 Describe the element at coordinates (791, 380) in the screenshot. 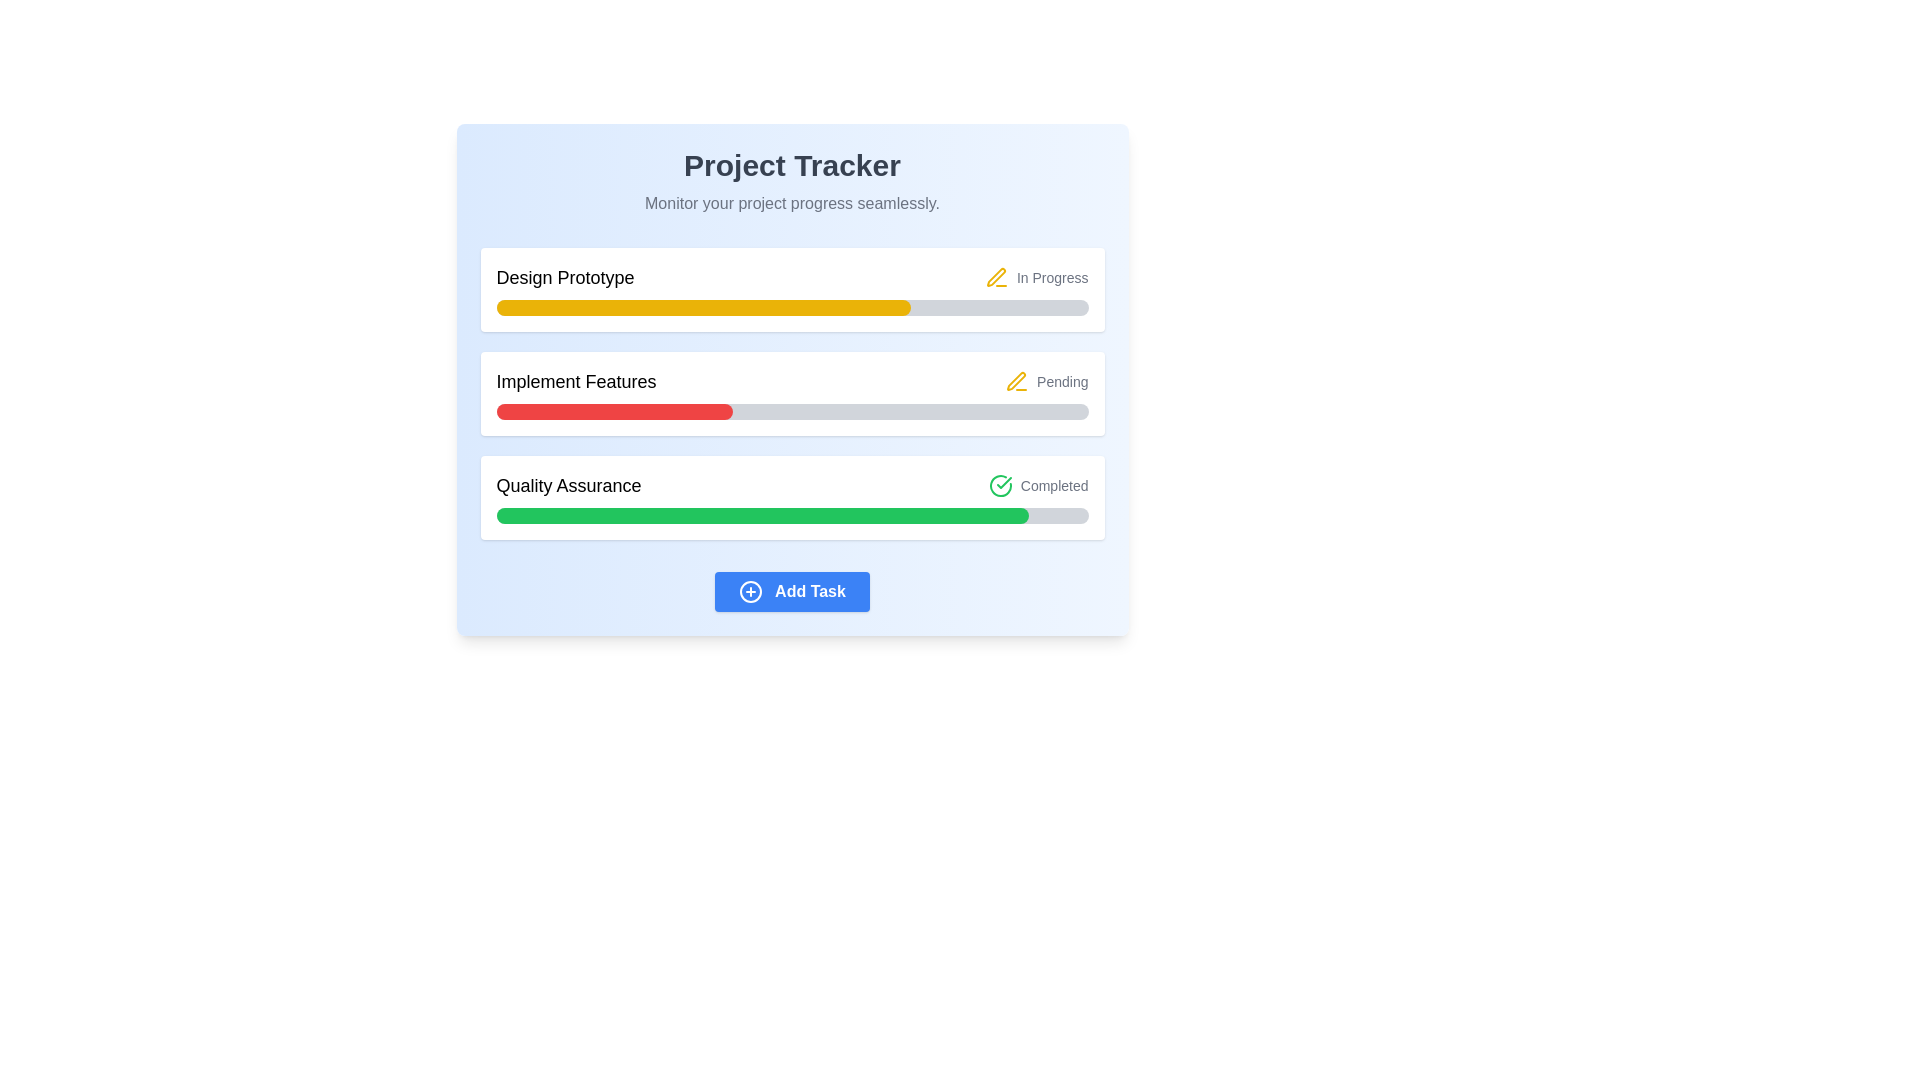

I see `task progress from the 'Project Tracker' section of the Dashboard, which contains various progress indicators and statuses` at that location.